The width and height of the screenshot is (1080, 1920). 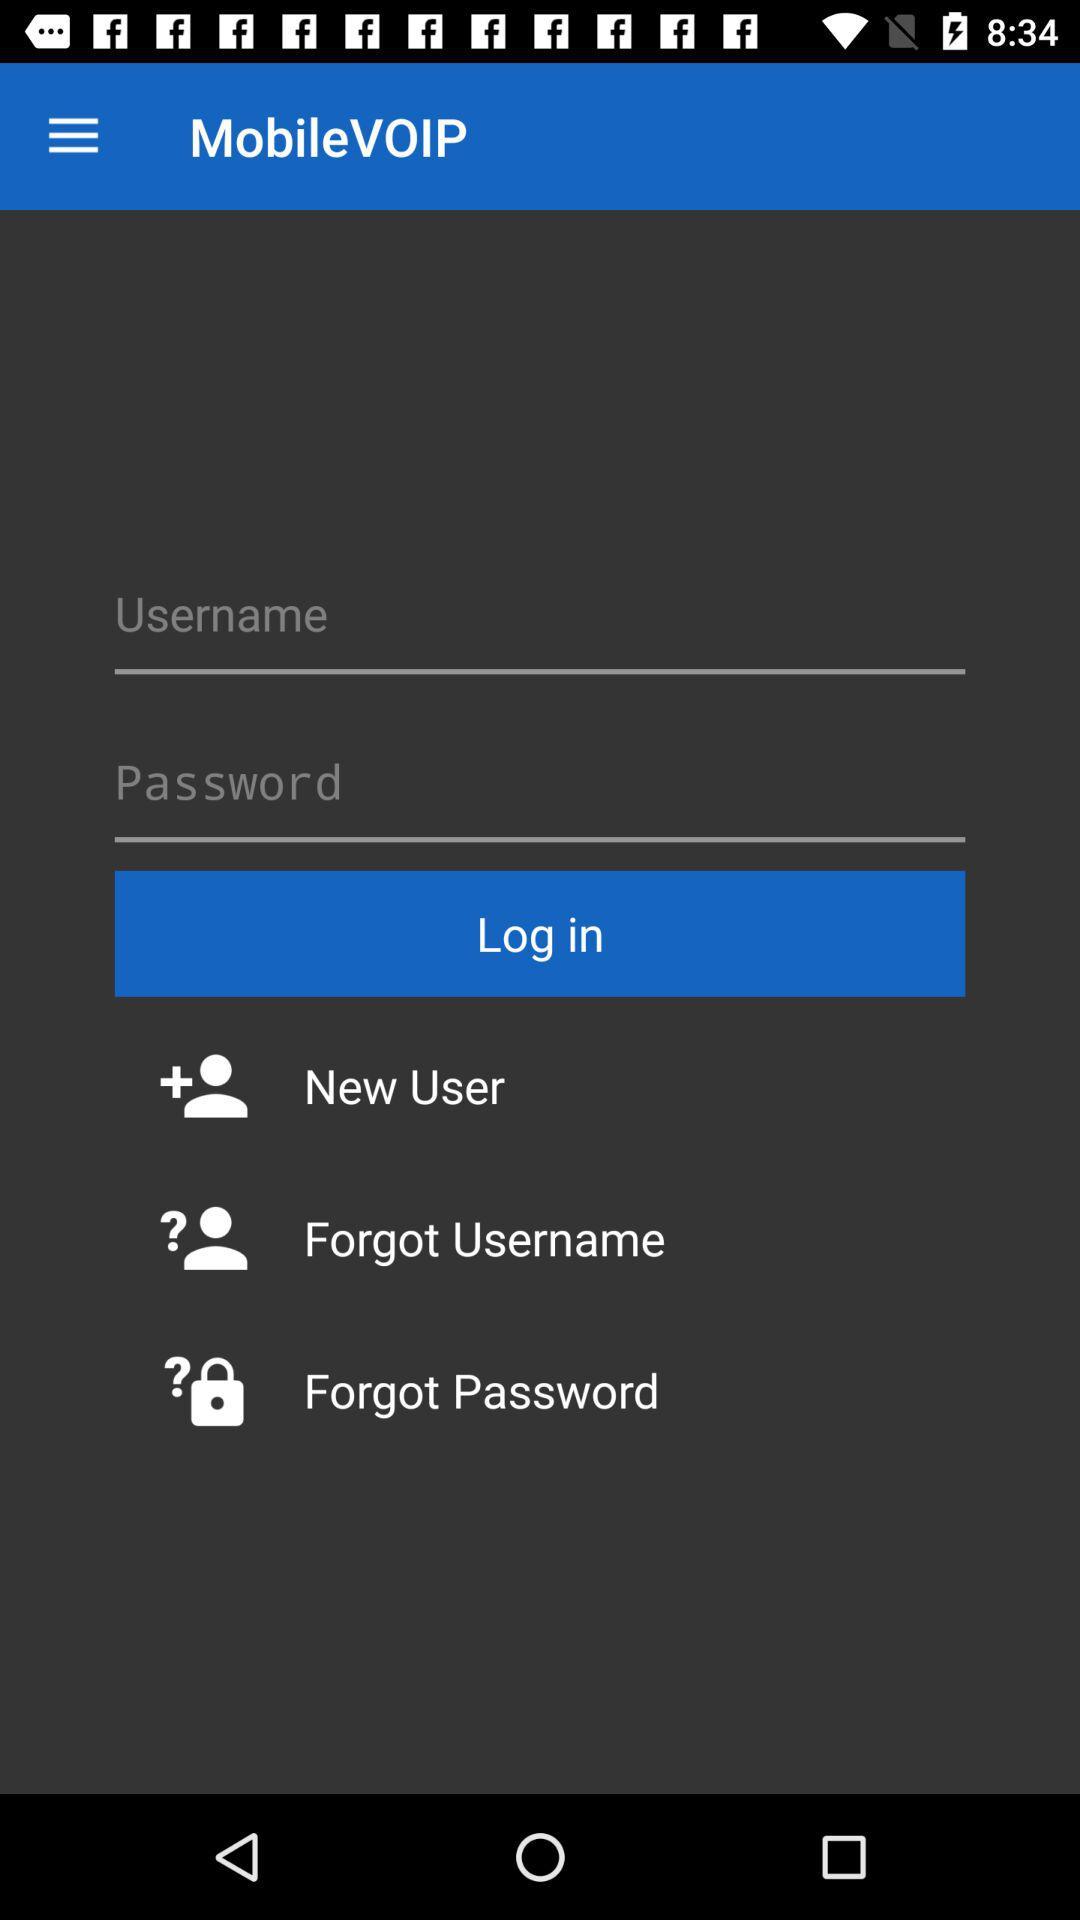 I want to click on the icon above forgot password item, so click(x=540, y=1237).